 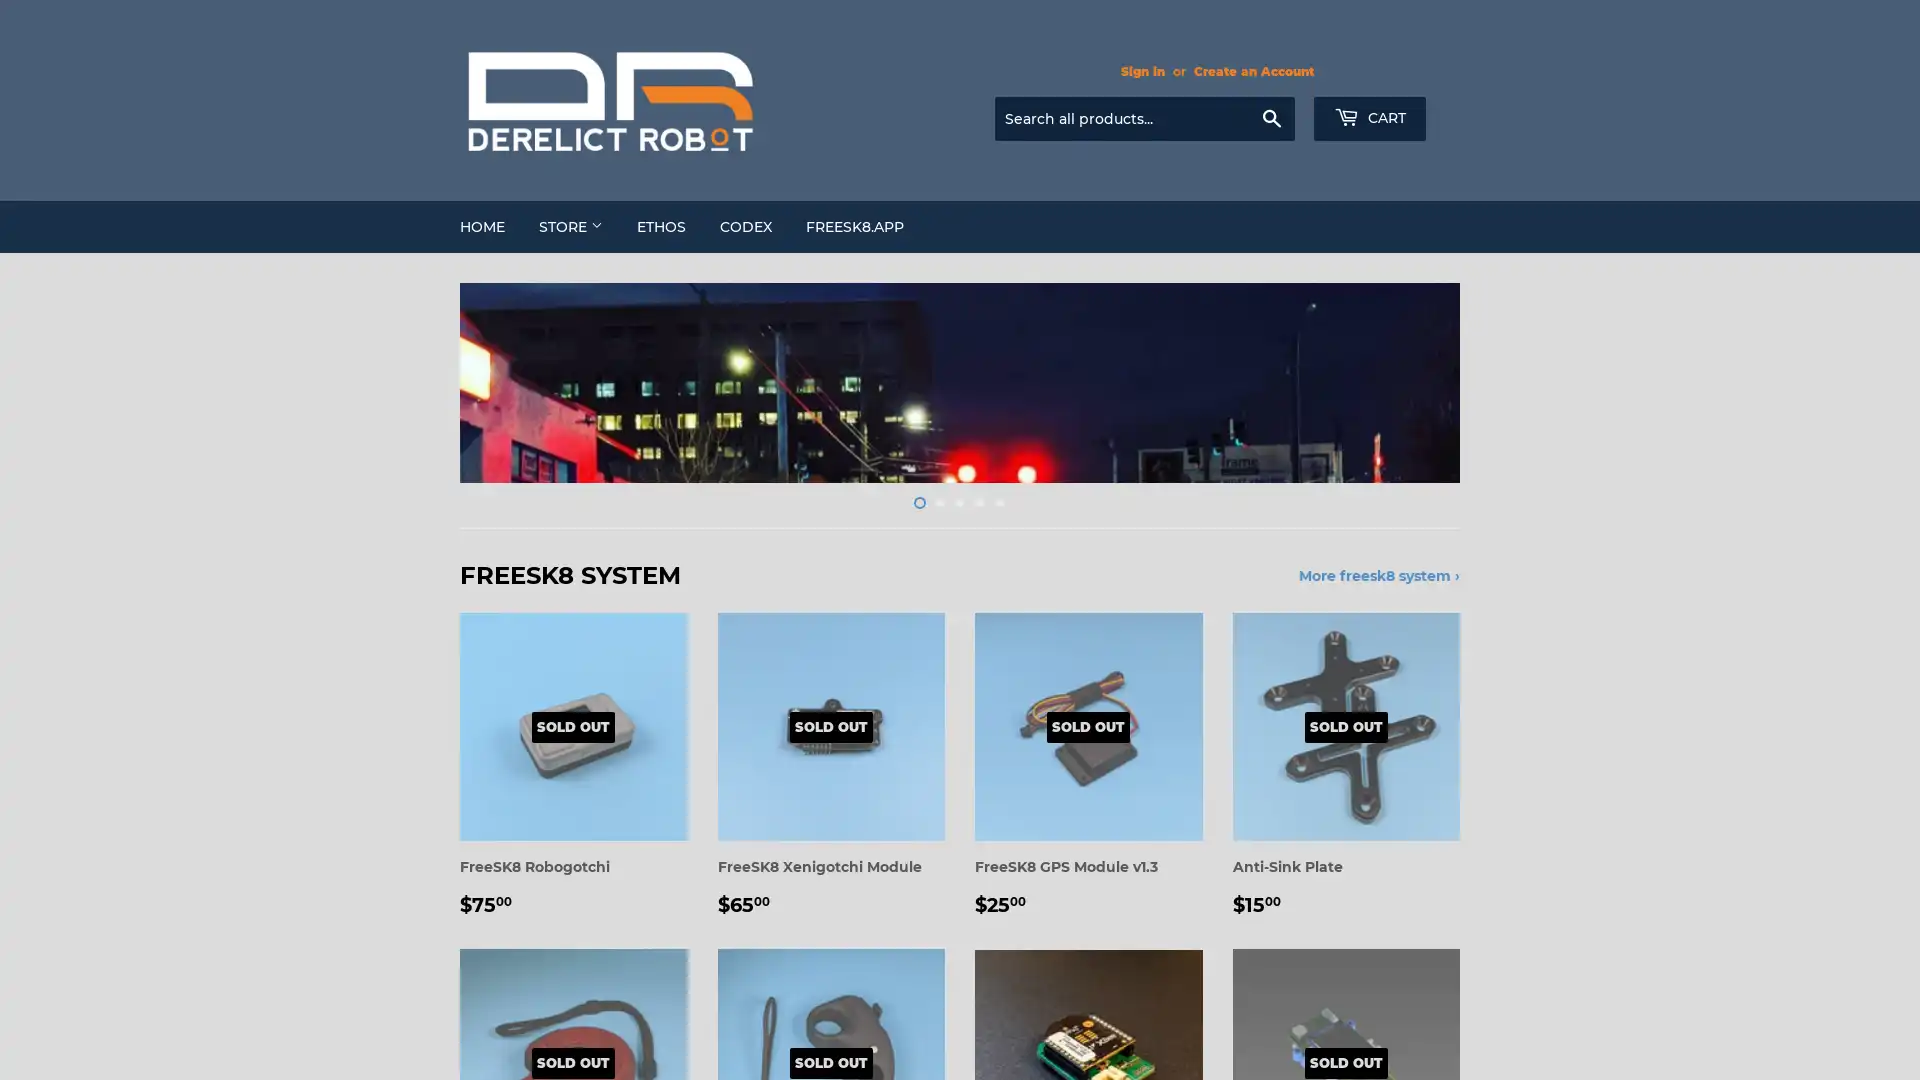 I want to click on Search, so click(x=1270, y=119).